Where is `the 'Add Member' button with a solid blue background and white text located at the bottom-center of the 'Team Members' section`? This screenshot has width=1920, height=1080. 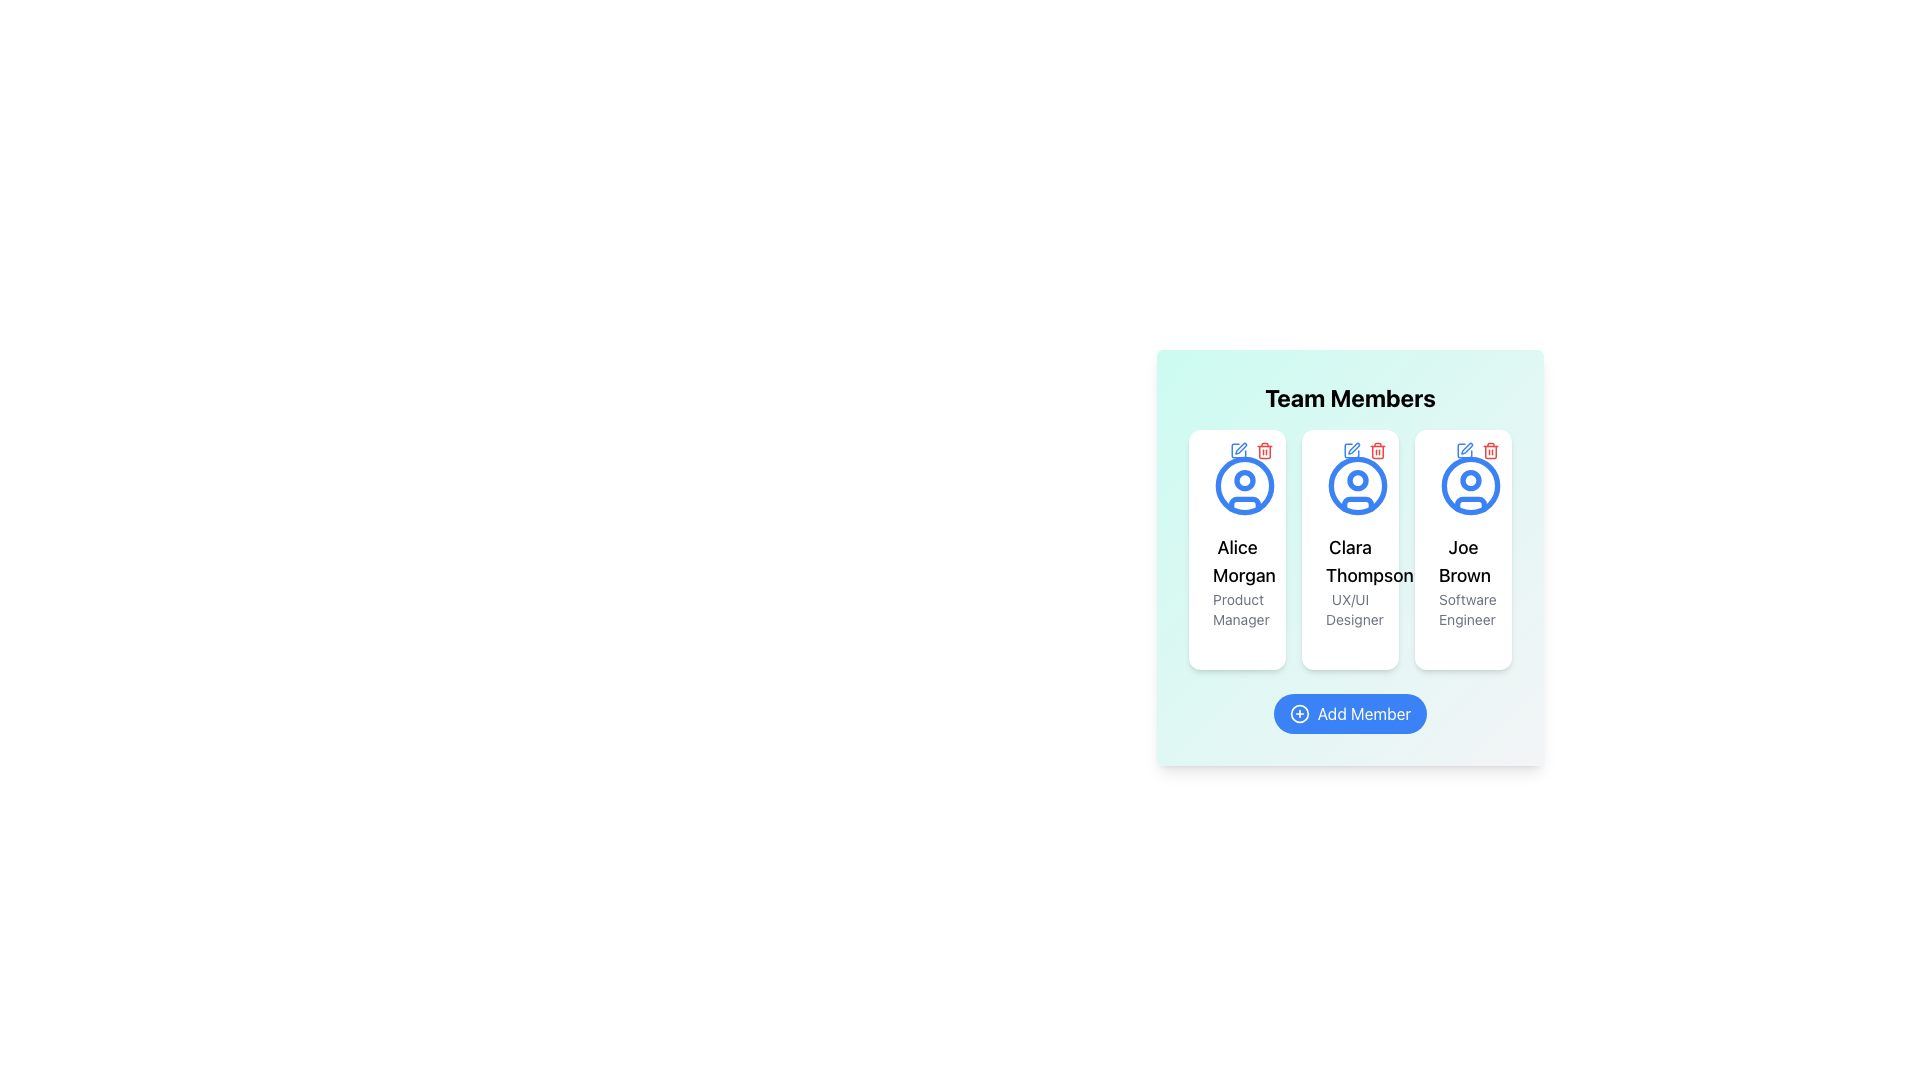
the 'Add Member' button with a solid blue background and white text located at the bottom-center of the 'Team Members' section is located at coordinates (1350, 712).